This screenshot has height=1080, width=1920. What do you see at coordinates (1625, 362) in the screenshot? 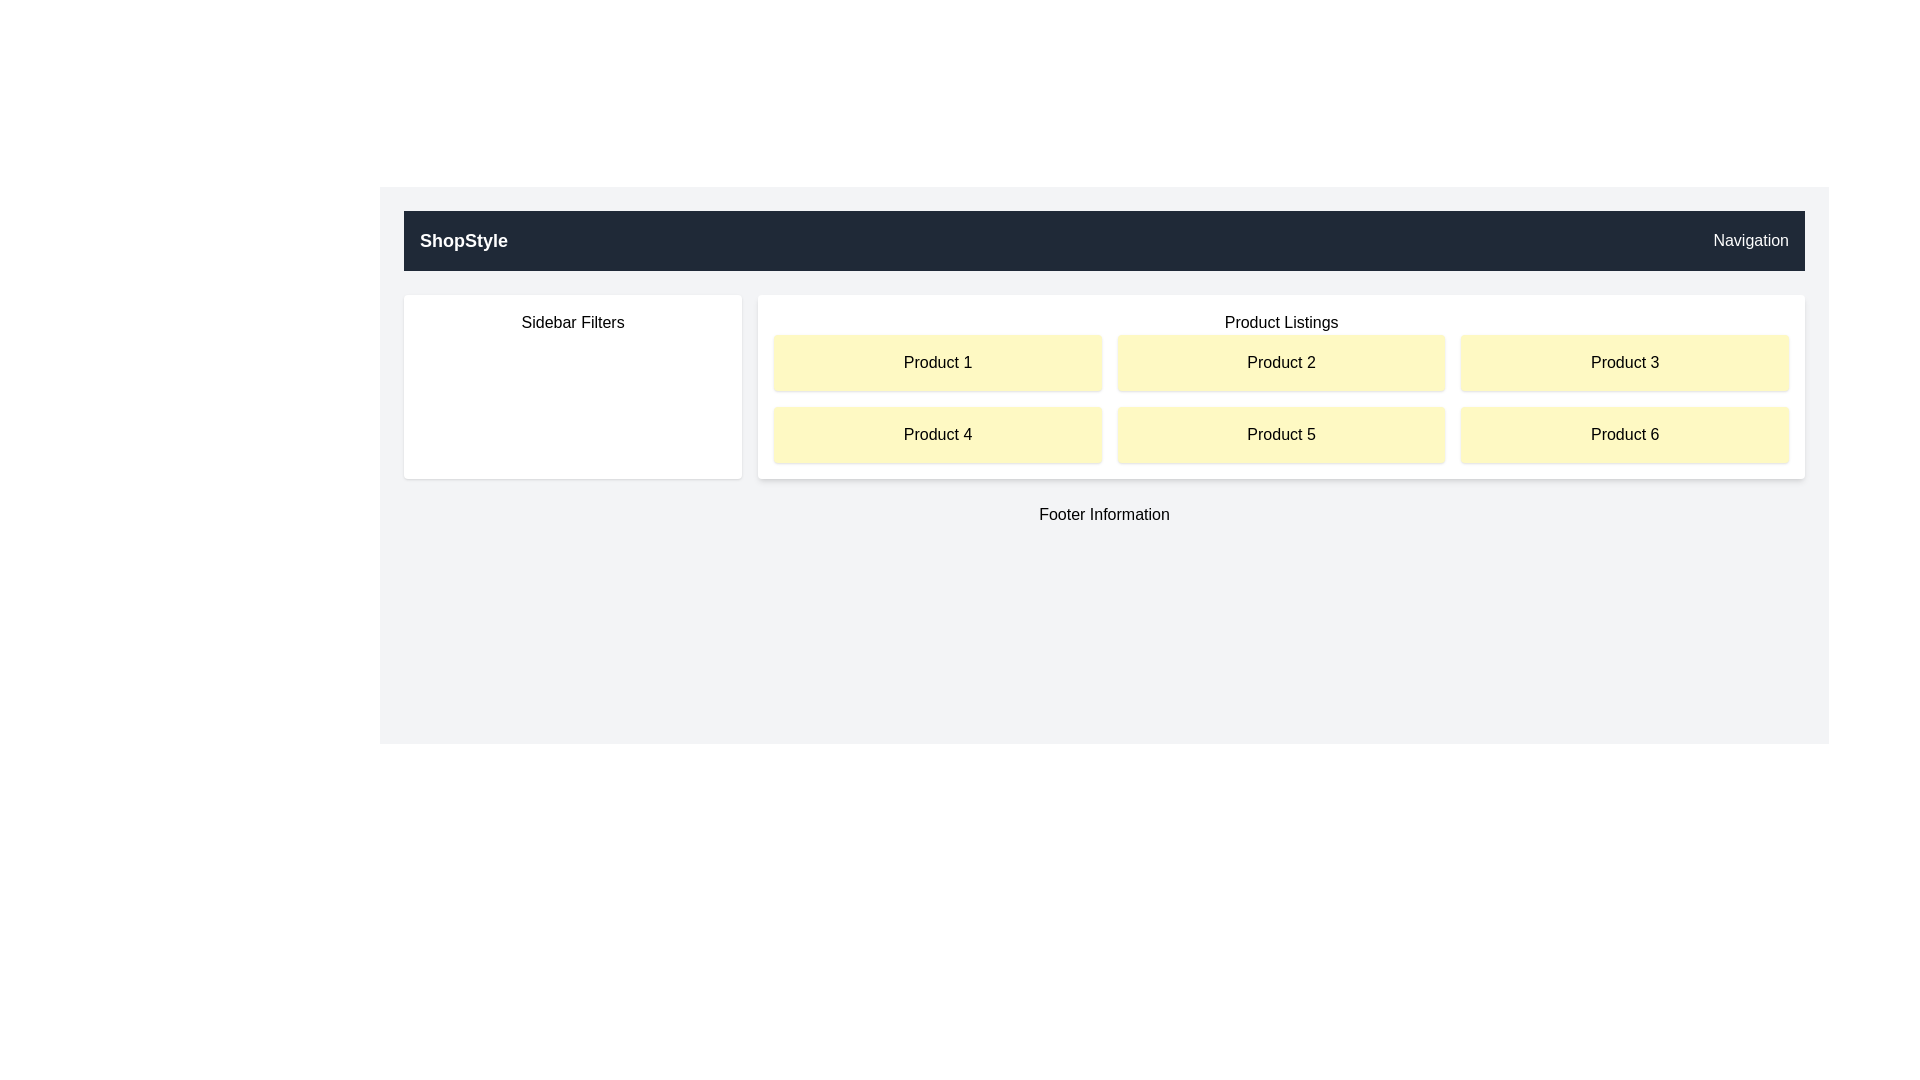
I see `the non-interactive text label displaying 'Product 3', which is located in the third position of a 2x3 grid, right of 'Product 2' and above 'Product 6'` at bounding box center [1625, 362].